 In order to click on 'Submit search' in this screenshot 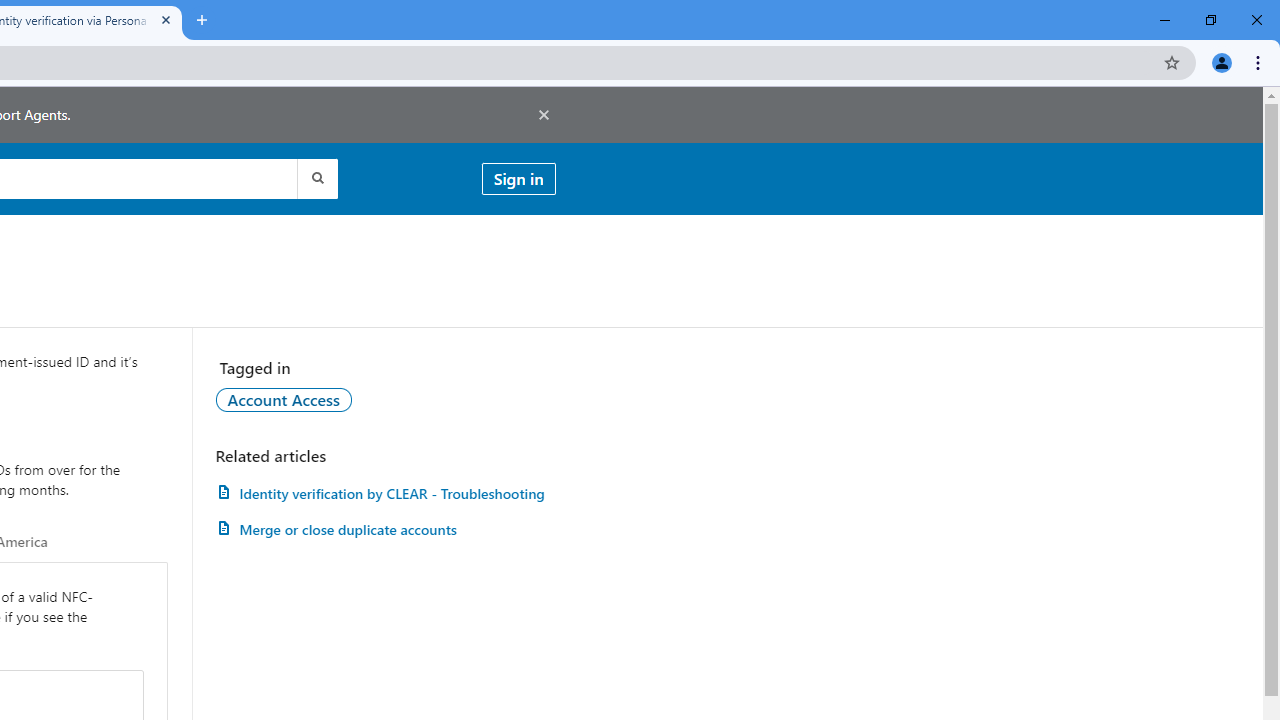, I will do `click(315, 177)`.